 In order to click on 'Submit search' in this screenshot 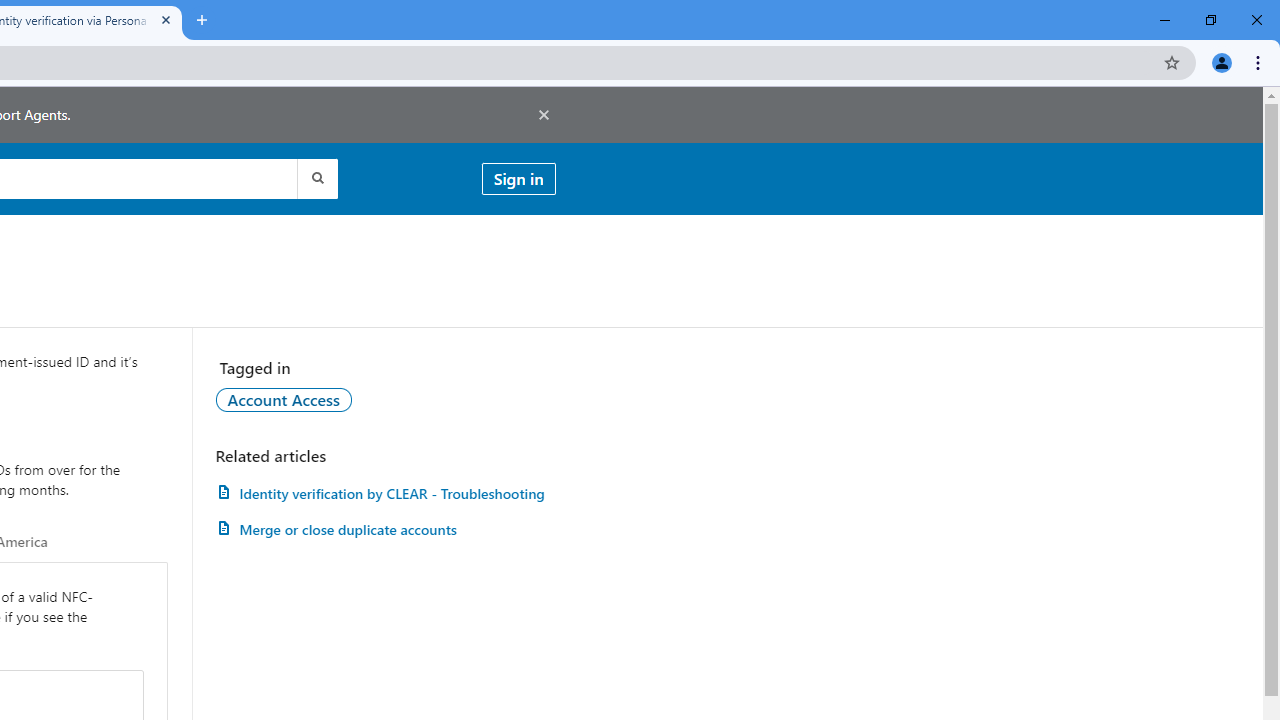, I will do `click(315, 177)`.